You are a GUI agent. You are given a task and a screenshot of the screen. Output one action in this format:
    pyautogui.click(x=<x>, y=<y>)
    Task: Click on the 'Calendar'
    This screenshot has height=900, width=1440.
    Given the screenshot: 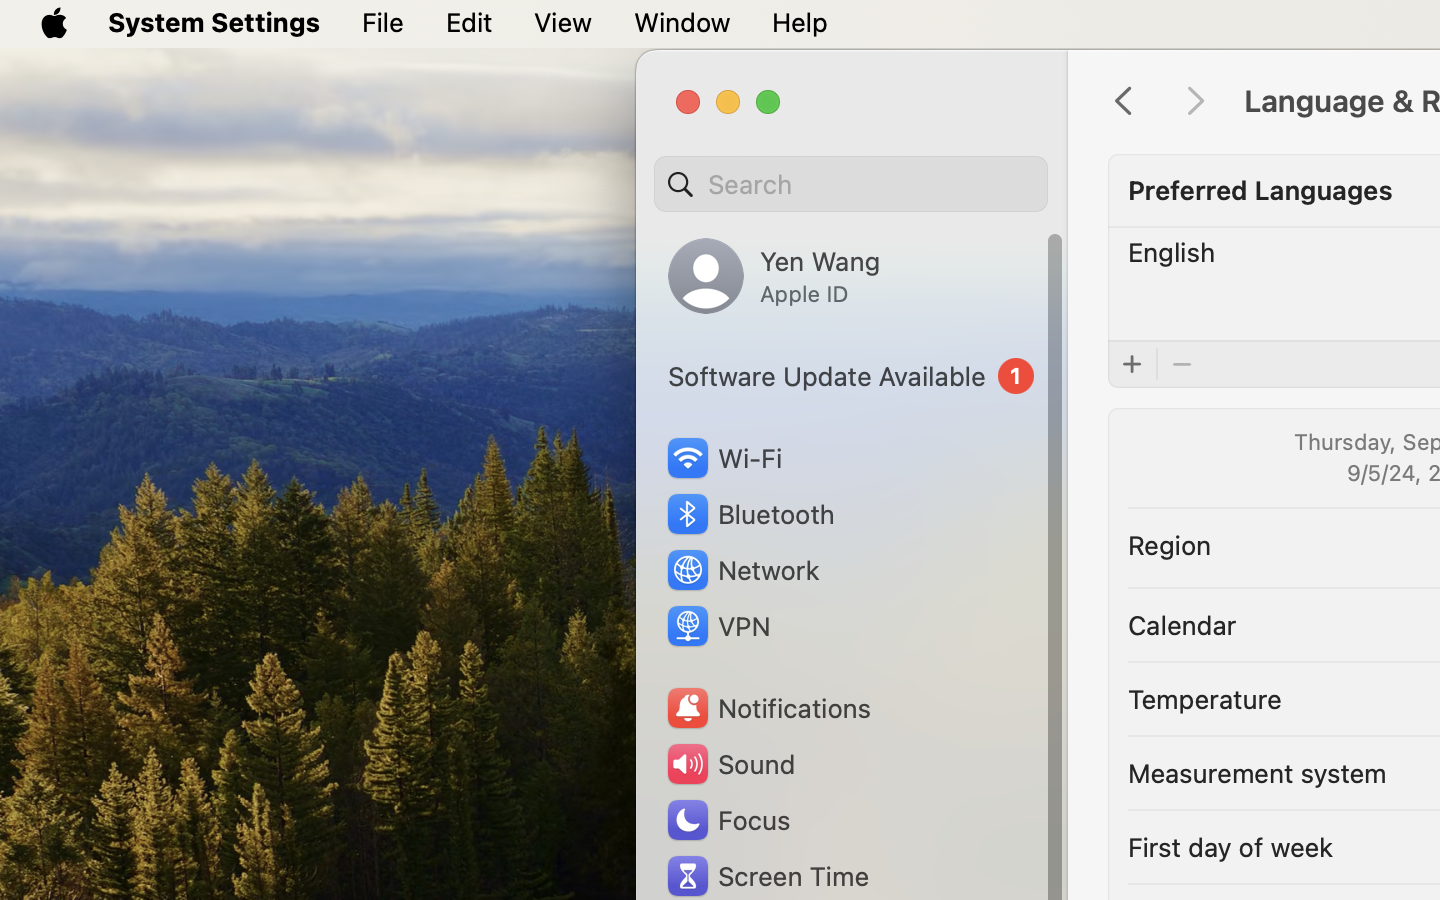 What is the action you would take?
    pyautogui.click(x=1181, y=623)
    